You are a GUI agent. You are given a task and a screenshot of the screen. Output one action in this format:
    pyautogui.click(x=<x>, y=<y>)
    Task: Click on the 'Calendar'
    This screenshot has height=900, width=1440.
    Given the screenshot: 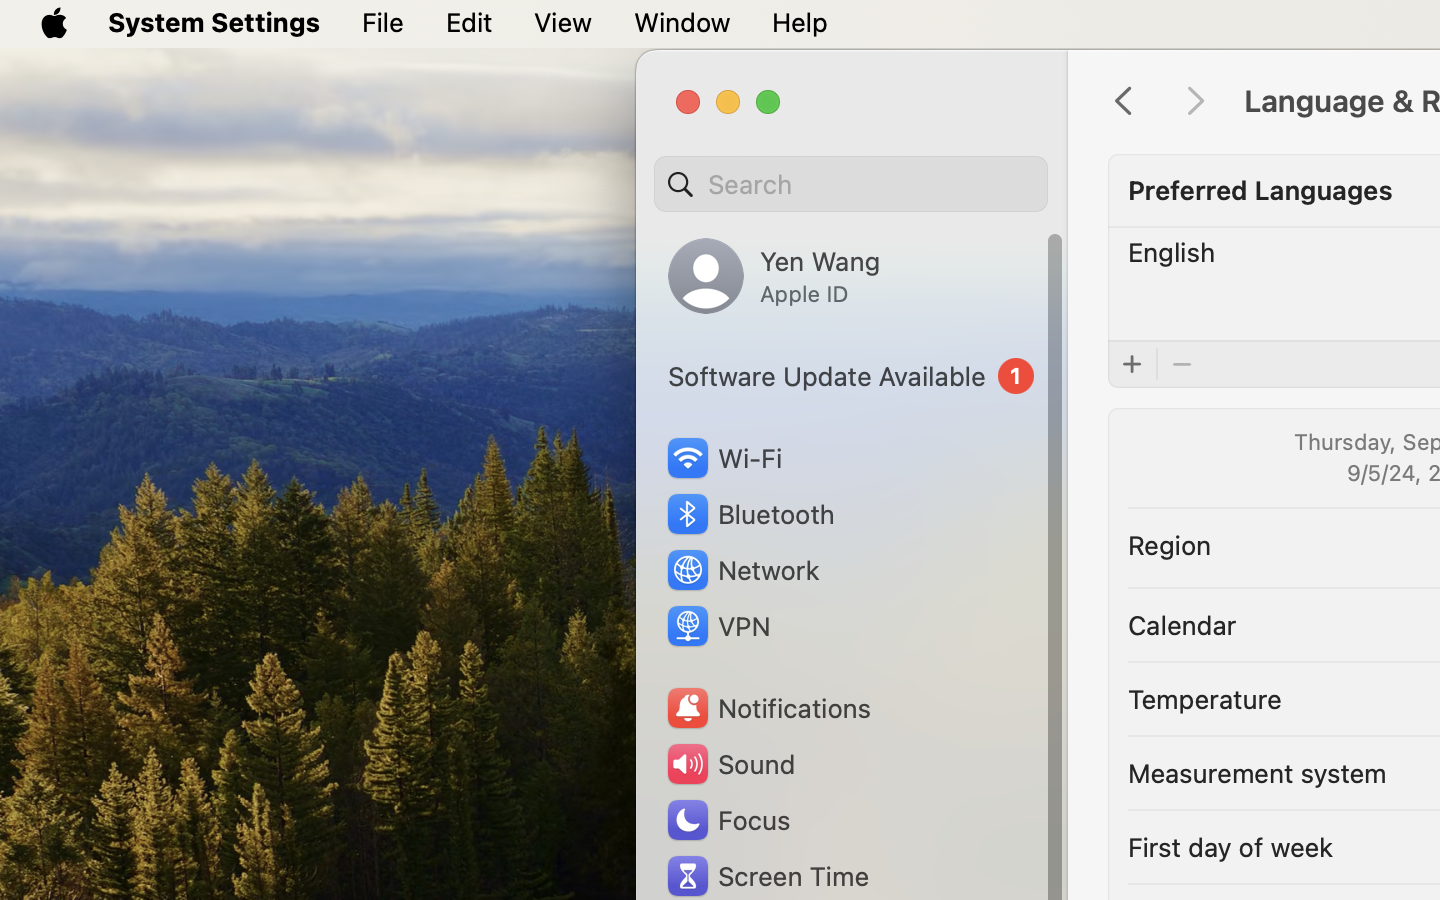 What is the action you would take?
    pyautogui.click(x=1181, y=623)
    